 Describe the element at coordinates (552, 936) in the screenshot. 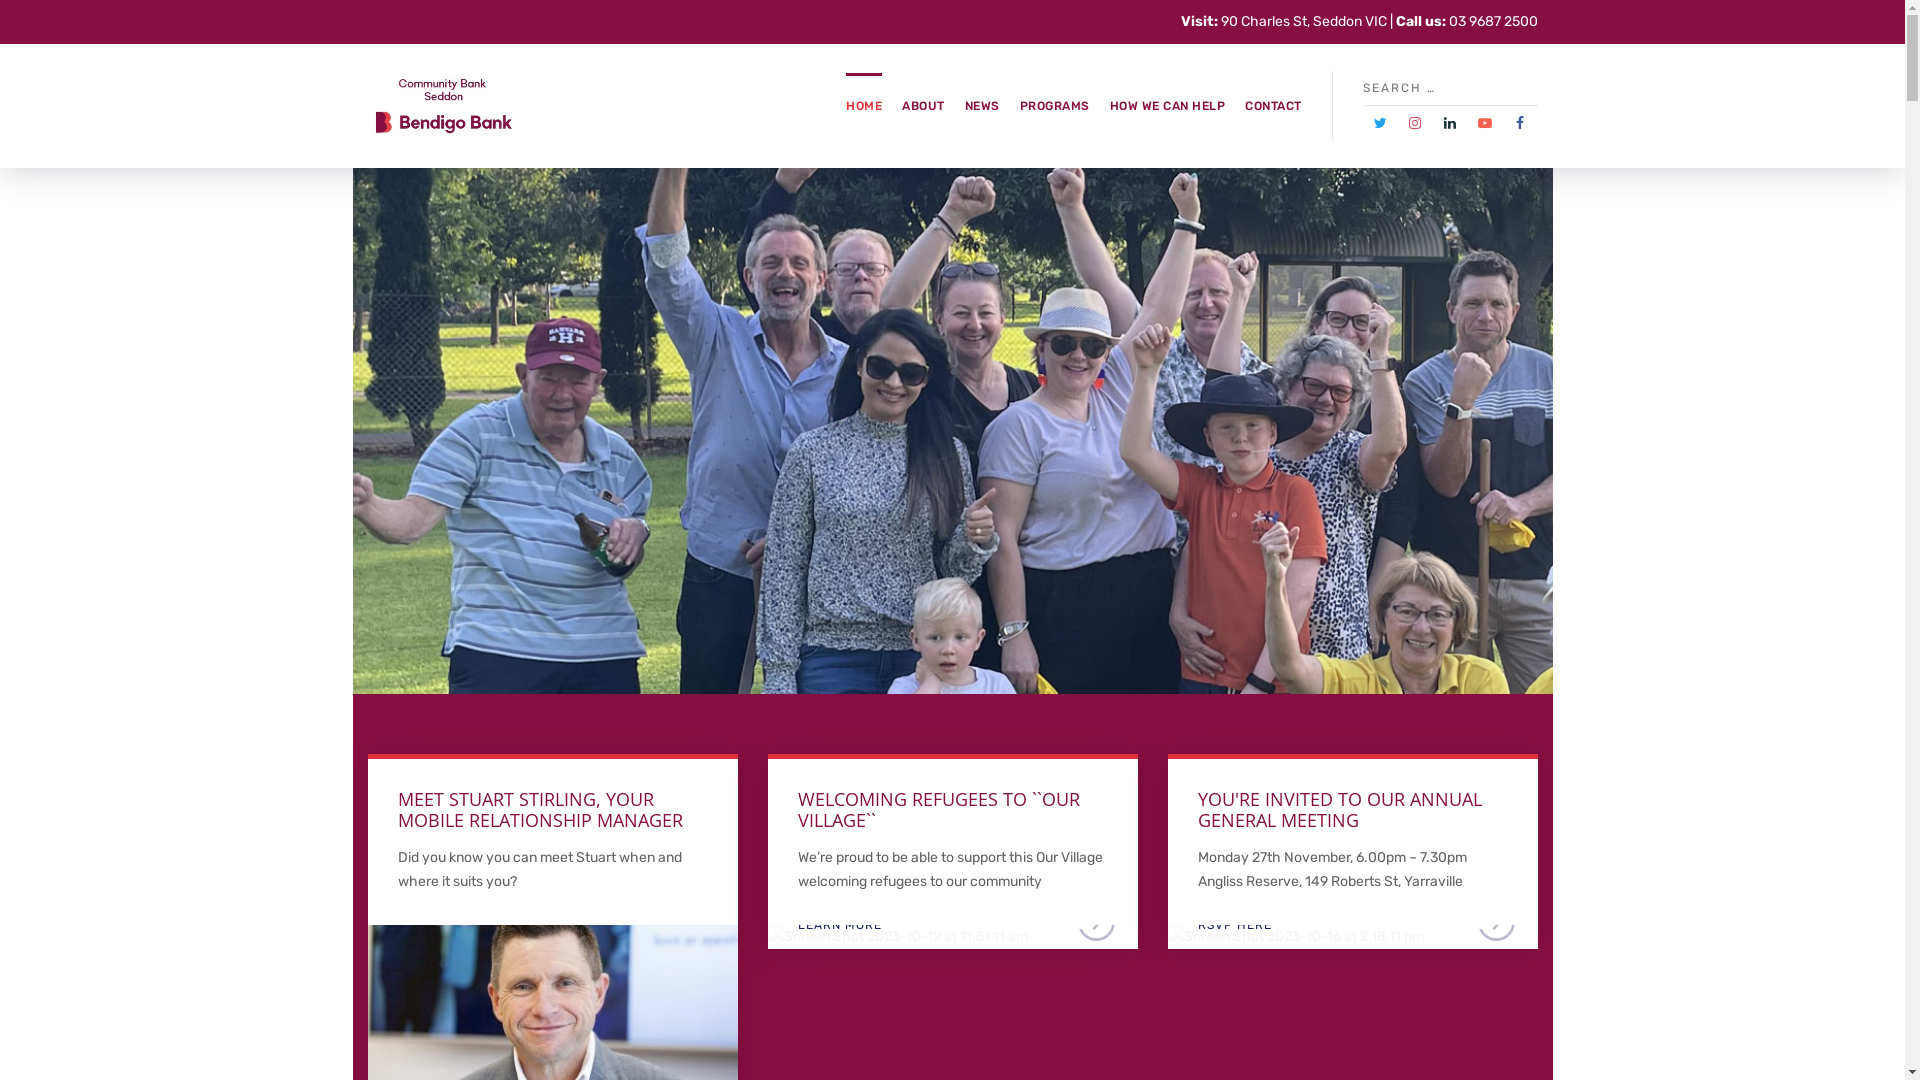

I see `'LEARN MORE'` at that location.